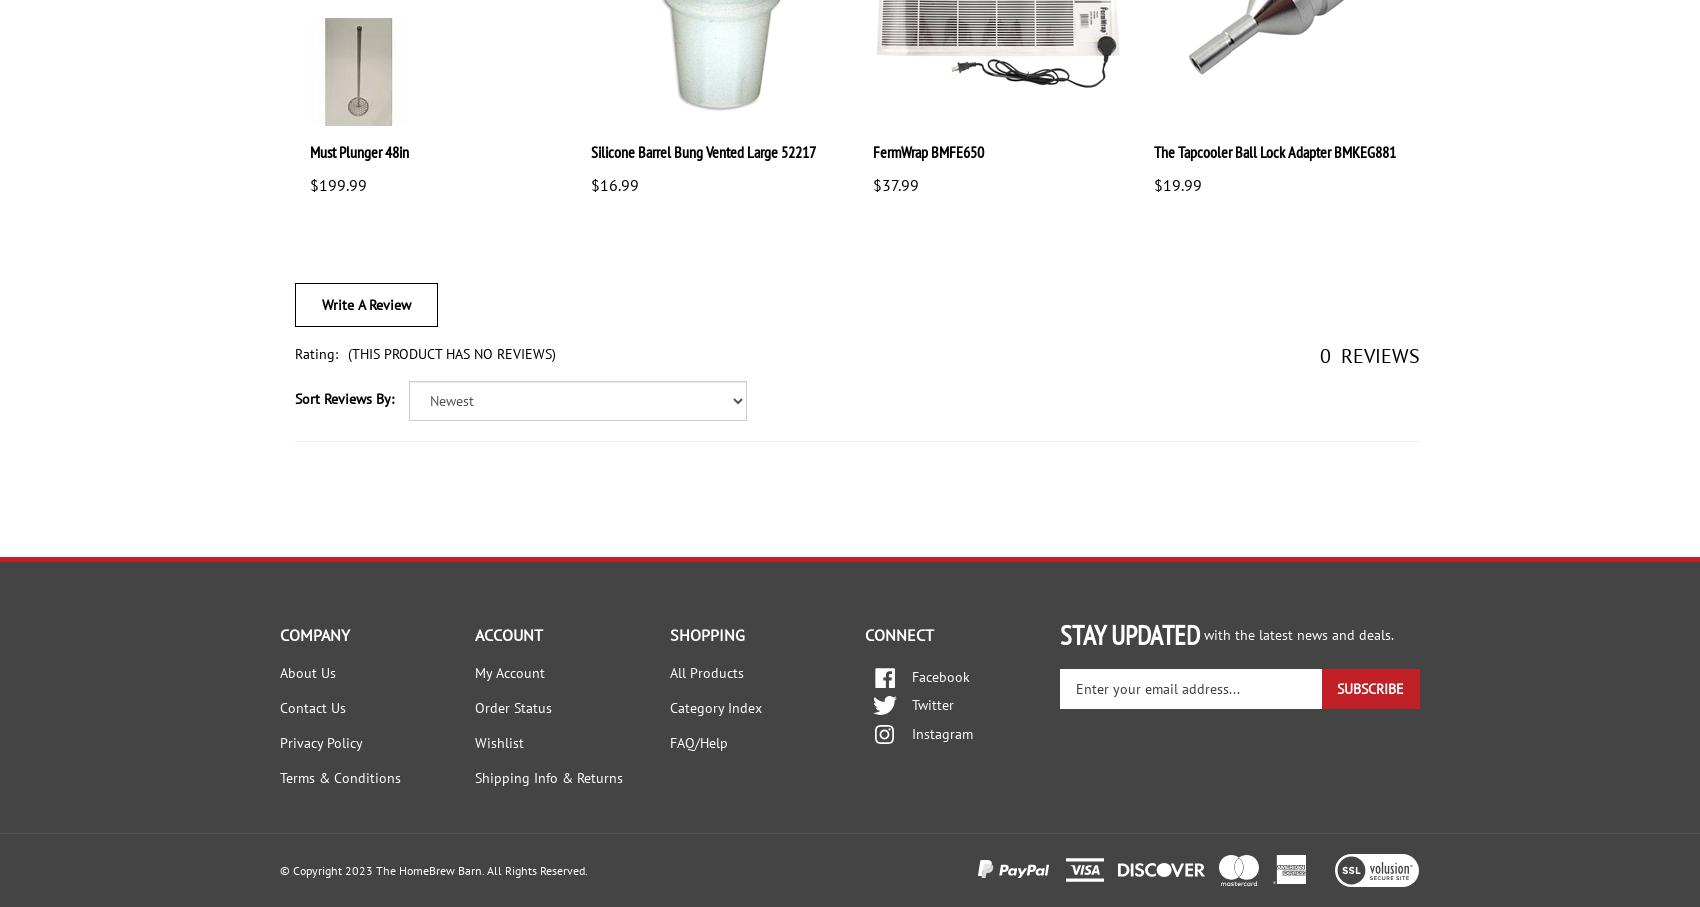  I want to click on 'Silicone Barrel Bung Vented Large 52217', so click(703, 151).